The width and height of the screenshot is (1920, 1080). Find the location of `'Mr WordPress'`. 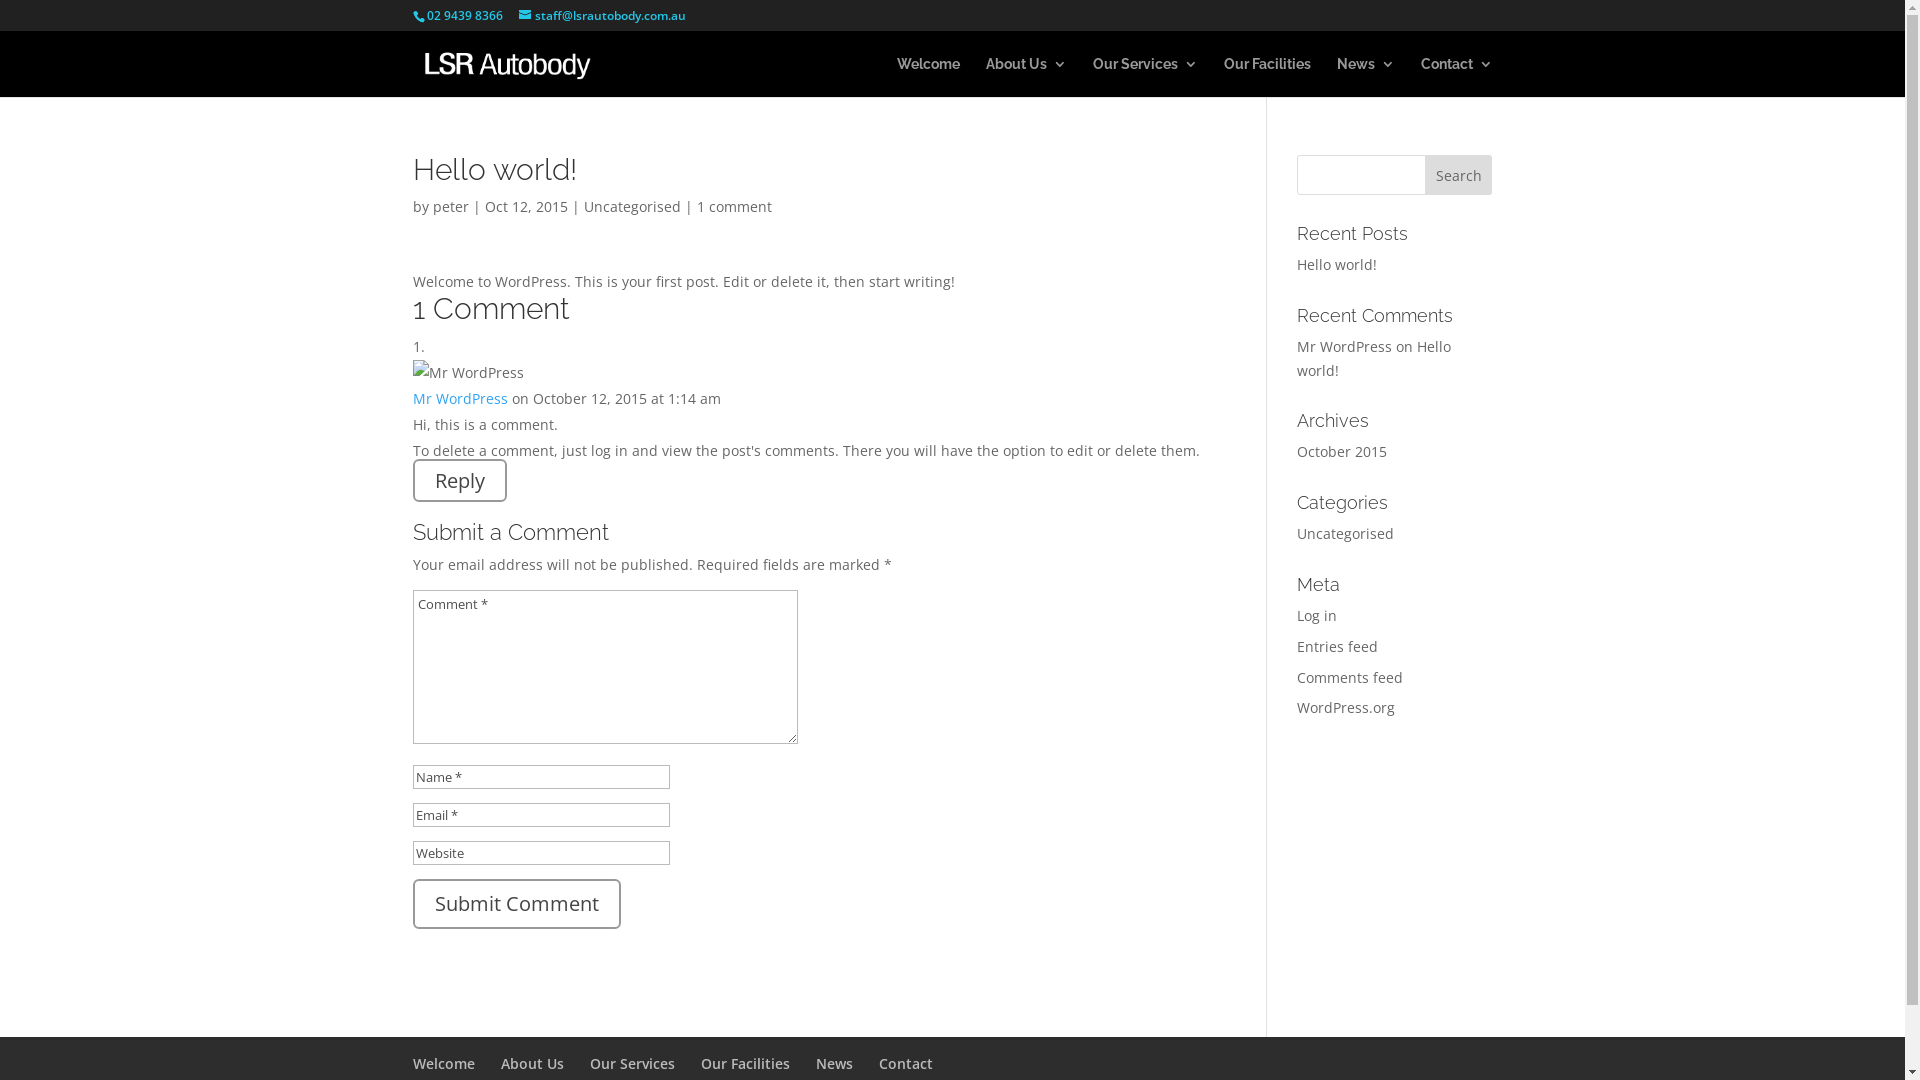

'Mr WordPress' is located at coordinates (458, 398).